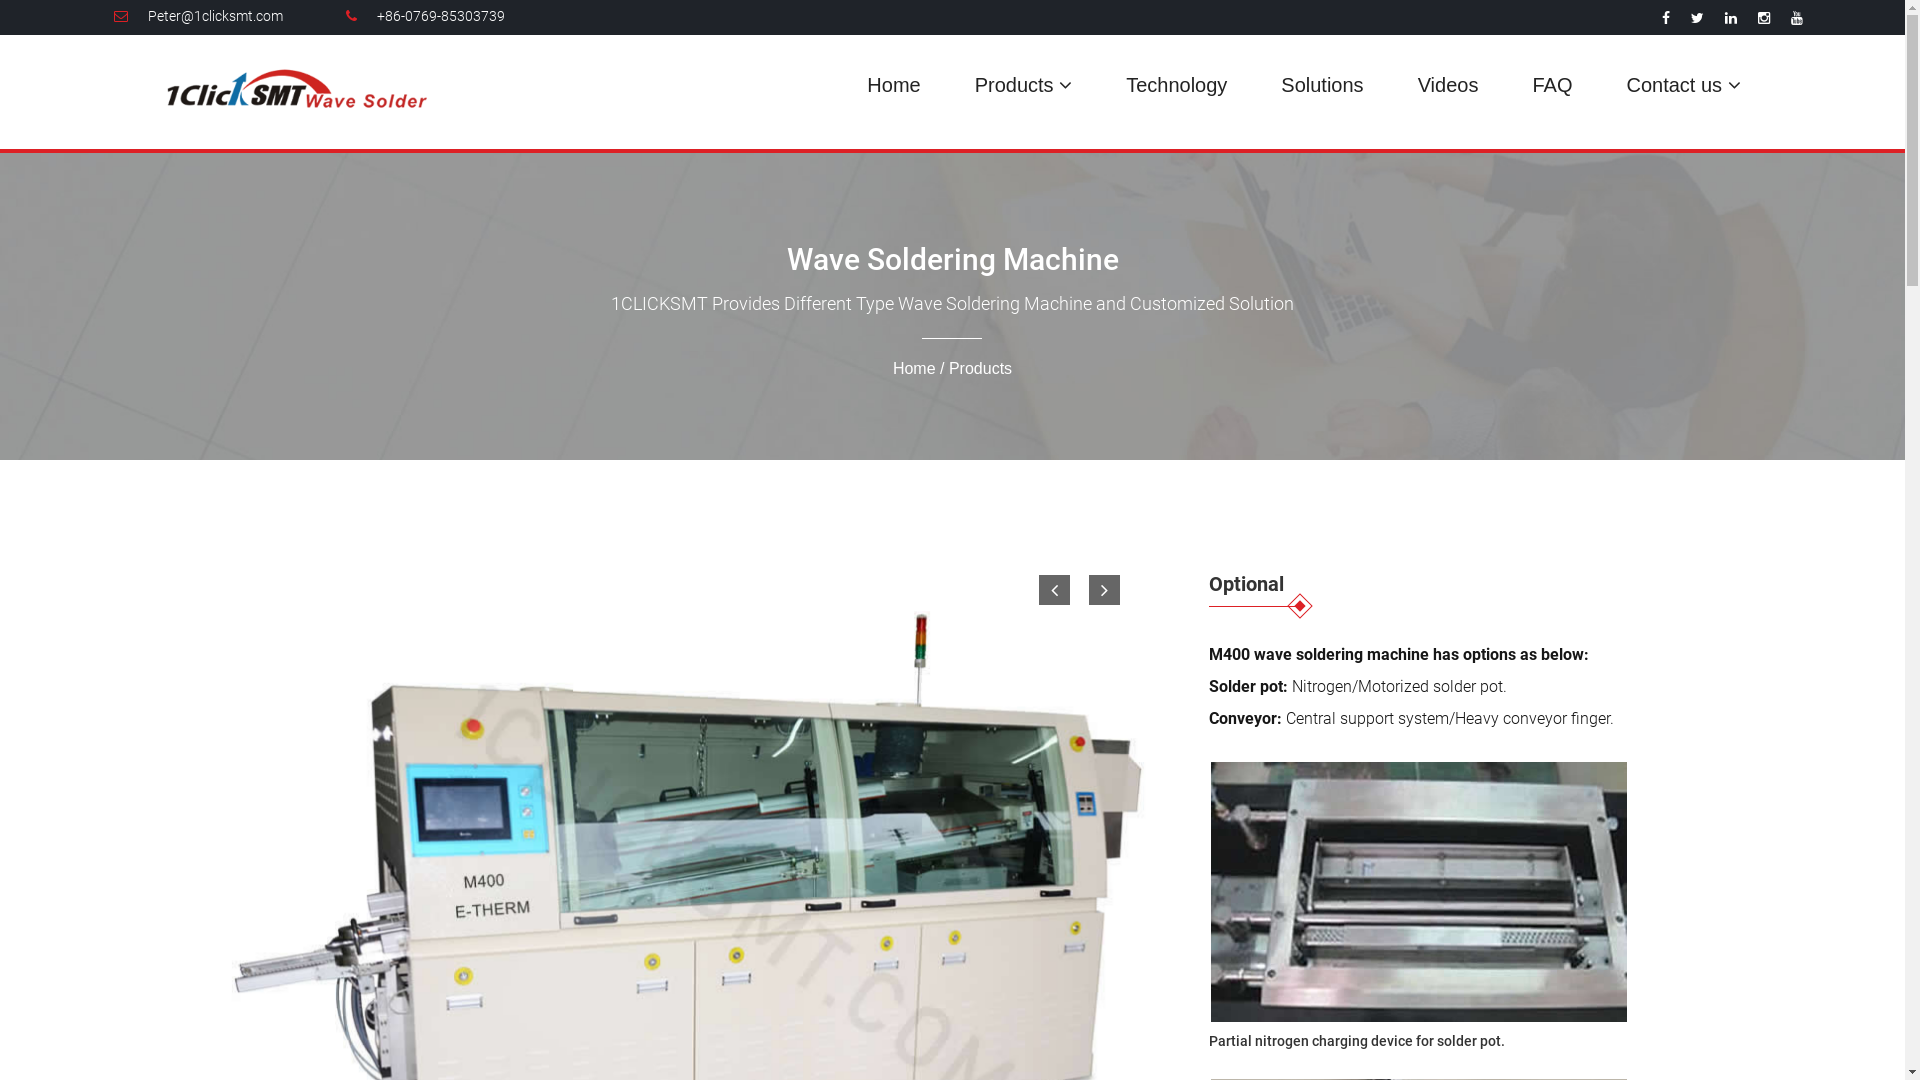 The image size is (1920, 1080). Describe the element at coordinates (1790, 18) in the screenshot. I see `'Youtube'` at that location.